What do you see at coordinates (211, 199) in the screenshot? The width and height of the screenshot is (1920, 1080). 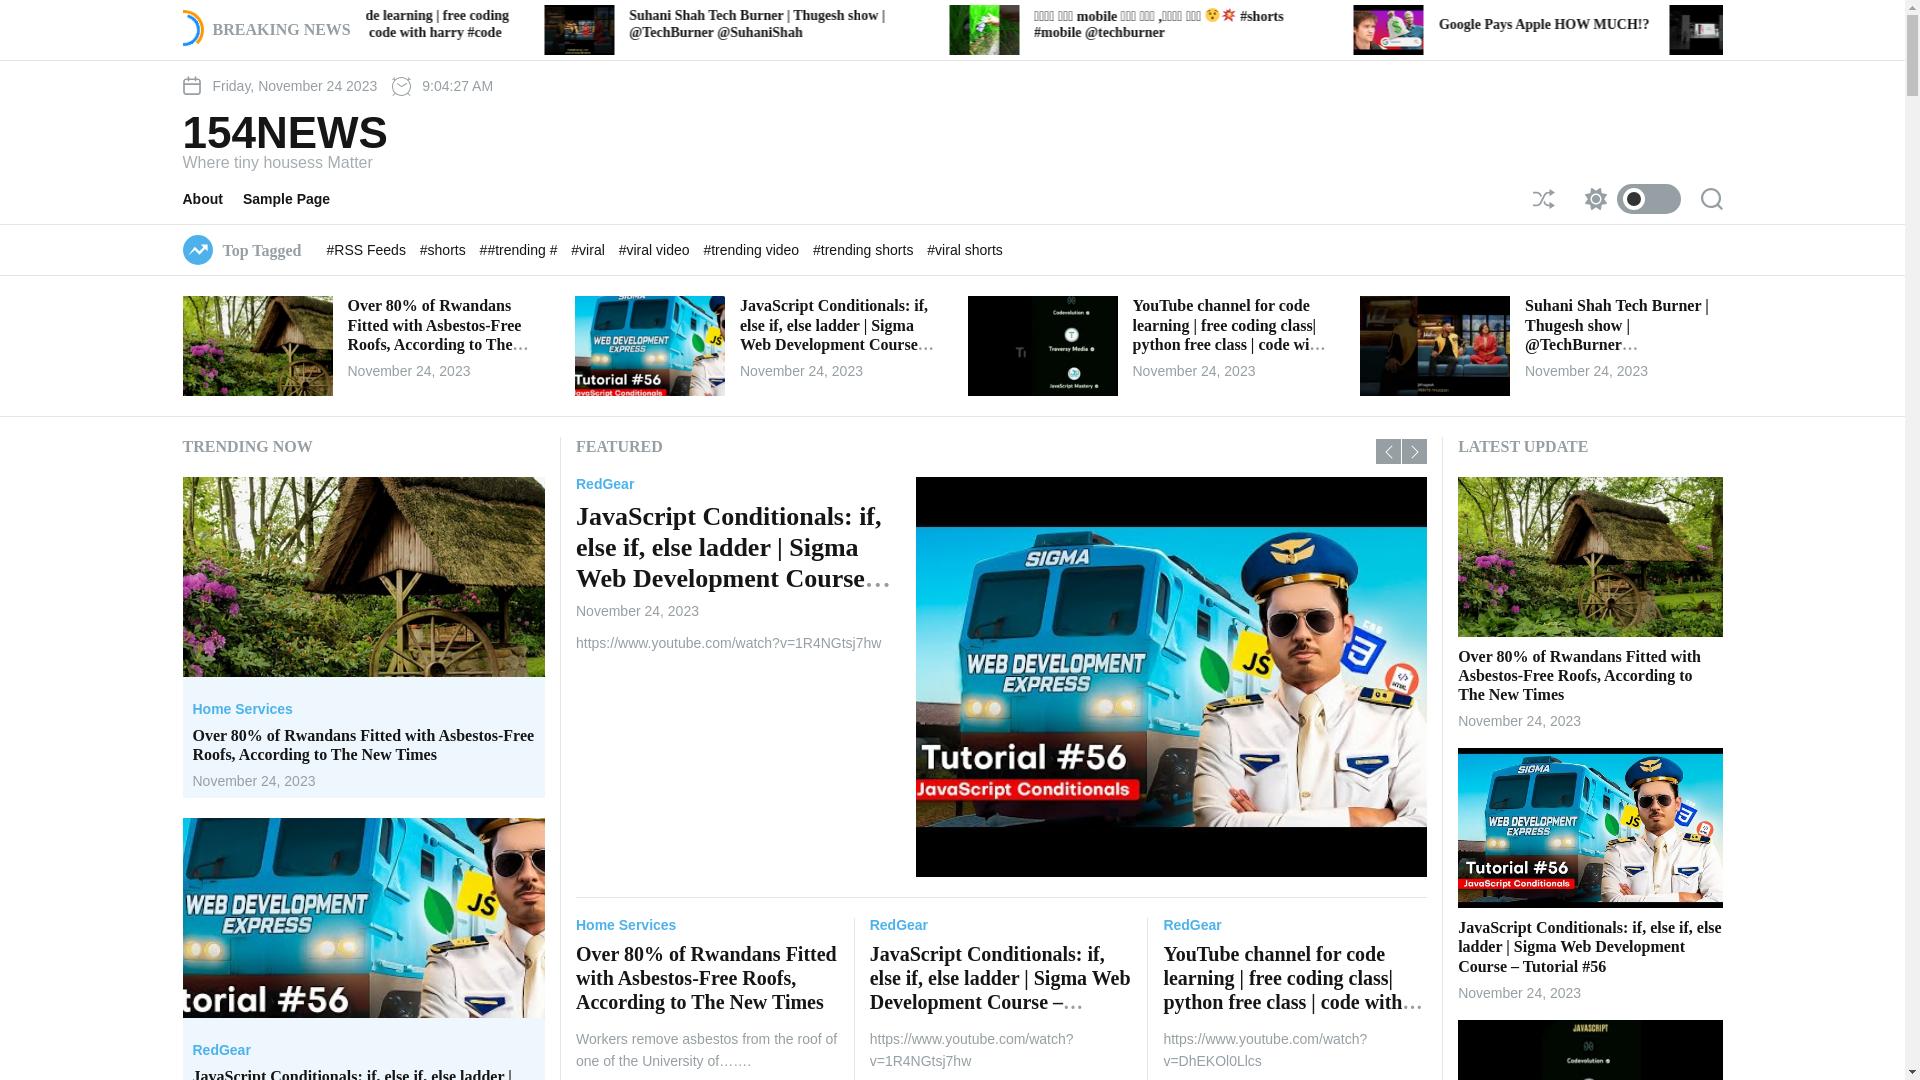 I see `'About'` at bounding box center [211, 199].